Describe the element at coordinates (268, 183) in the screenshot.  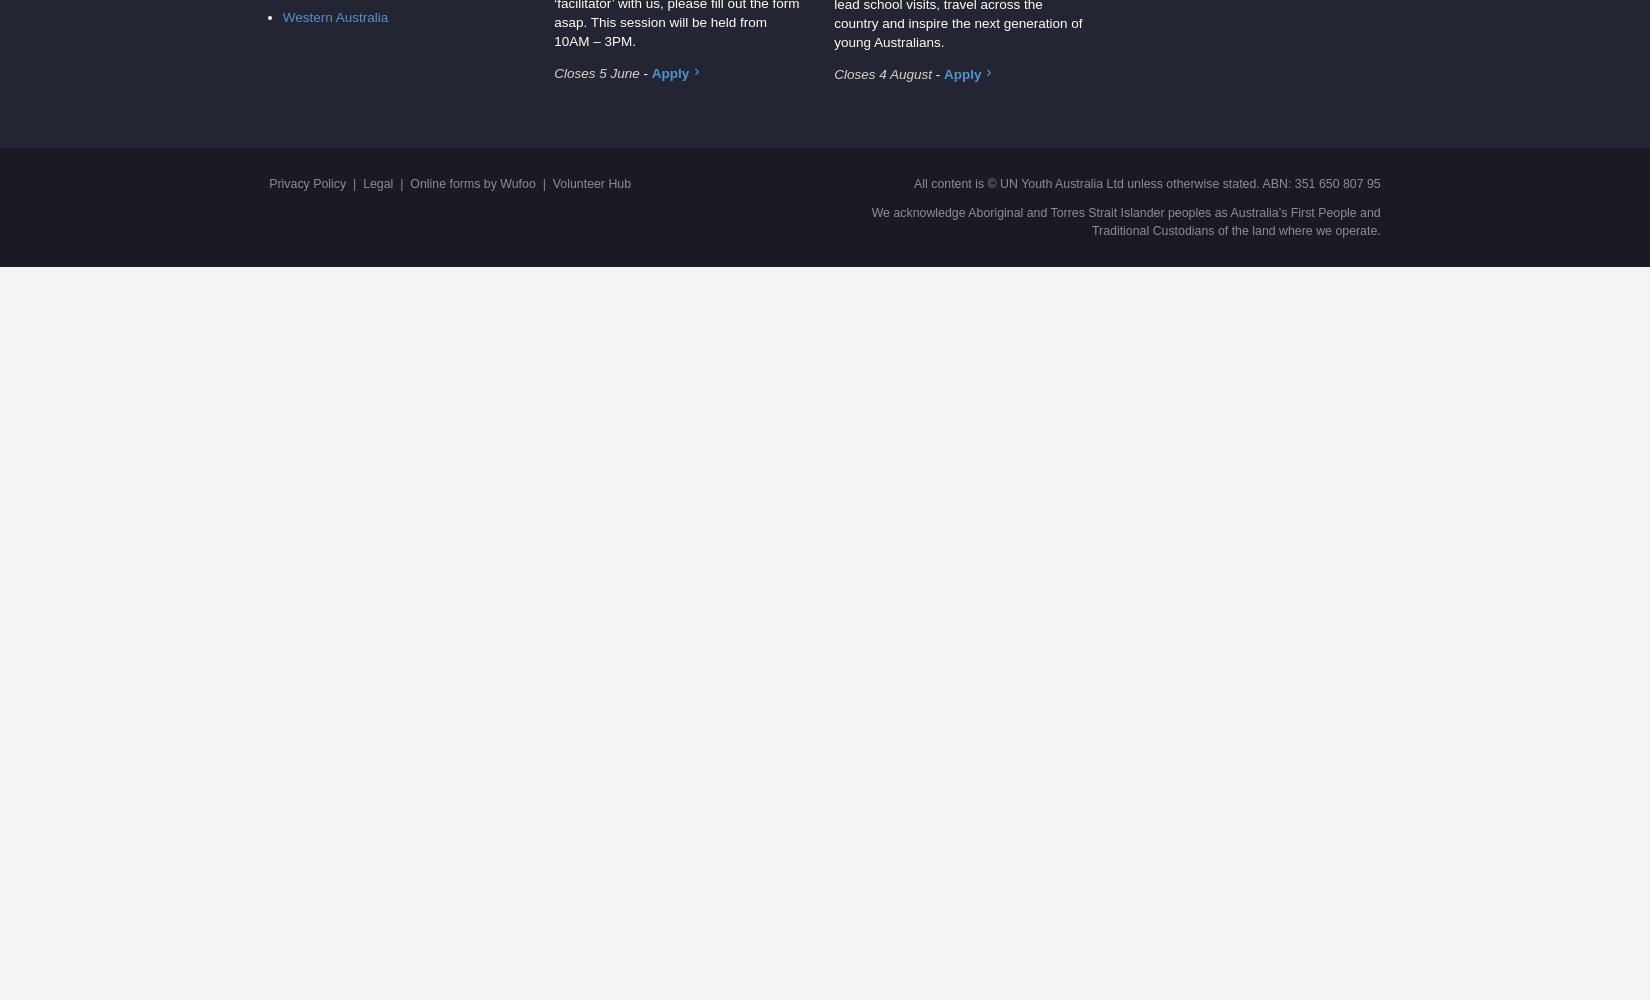
I see `'Privacy Policy'` at that location.